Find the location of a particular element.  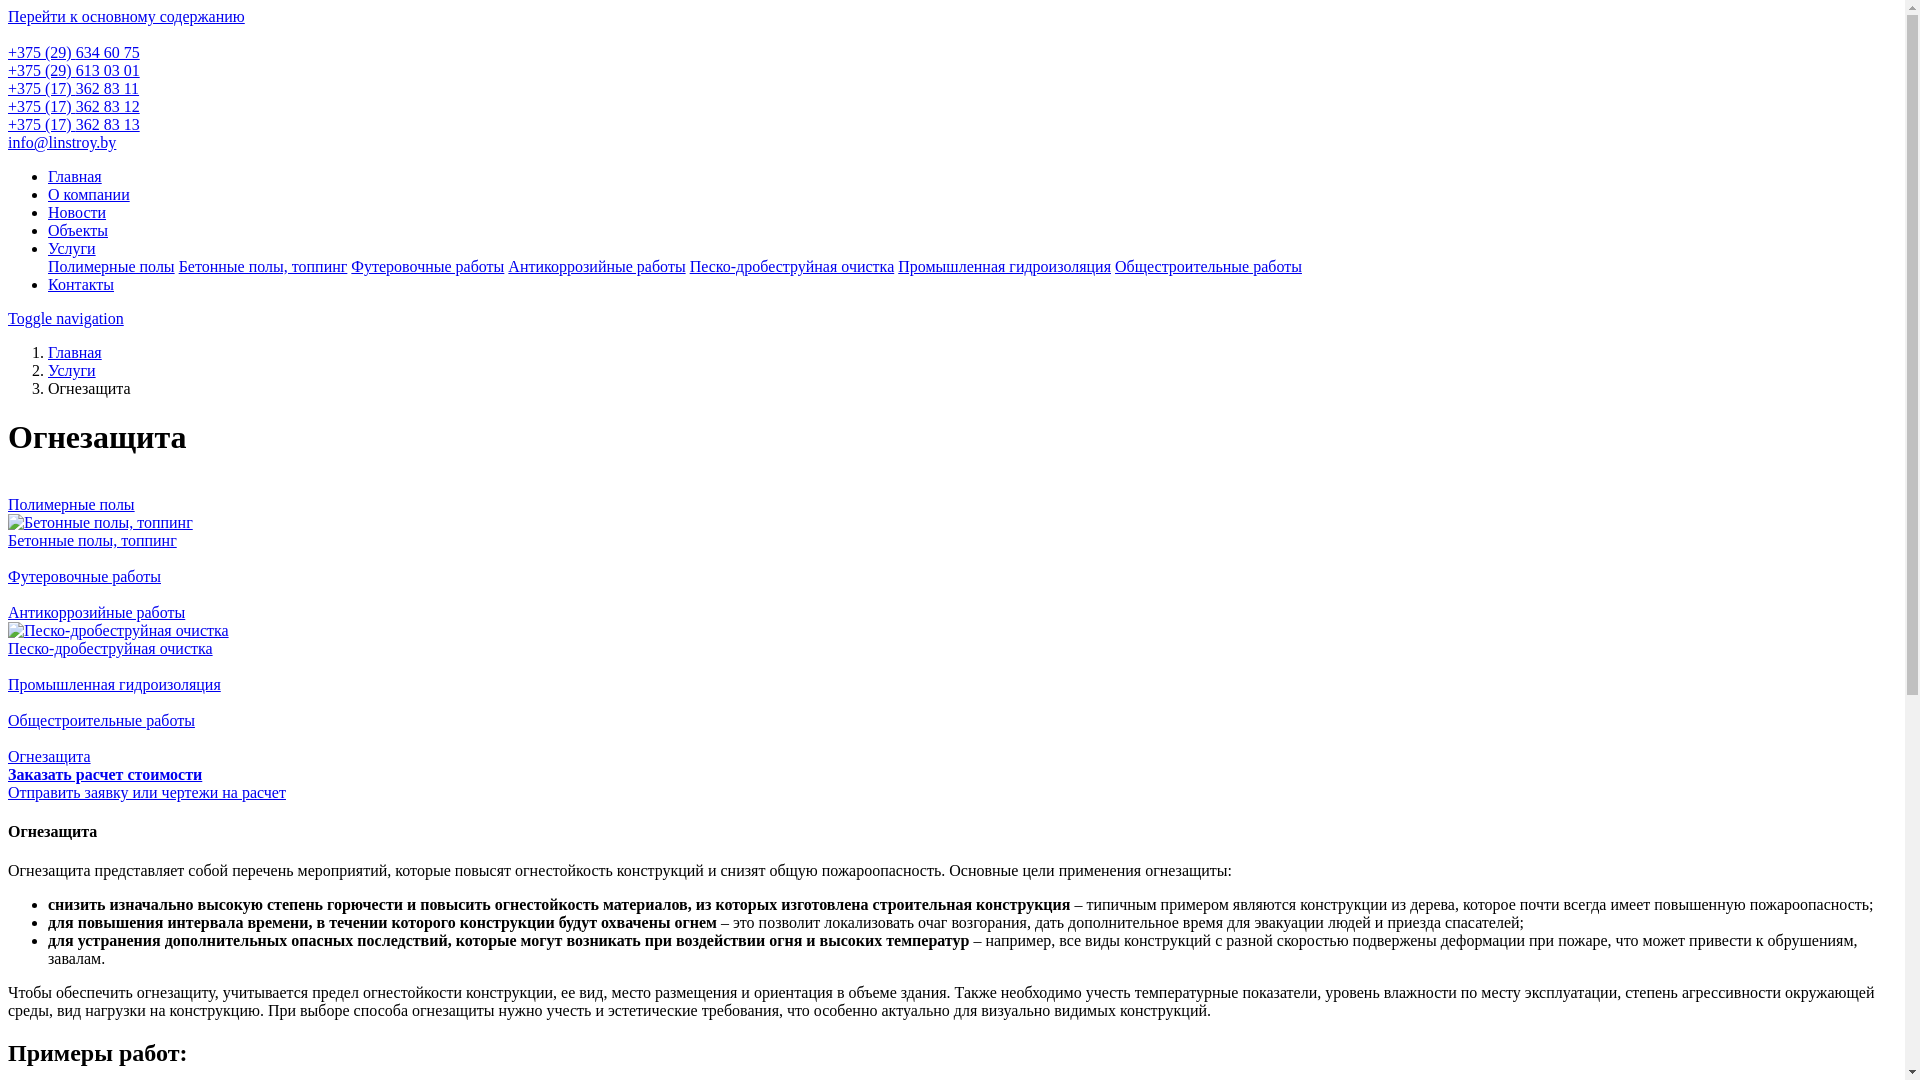

'+375 (29) 613 03 01' is located at coordinates (73, 69).